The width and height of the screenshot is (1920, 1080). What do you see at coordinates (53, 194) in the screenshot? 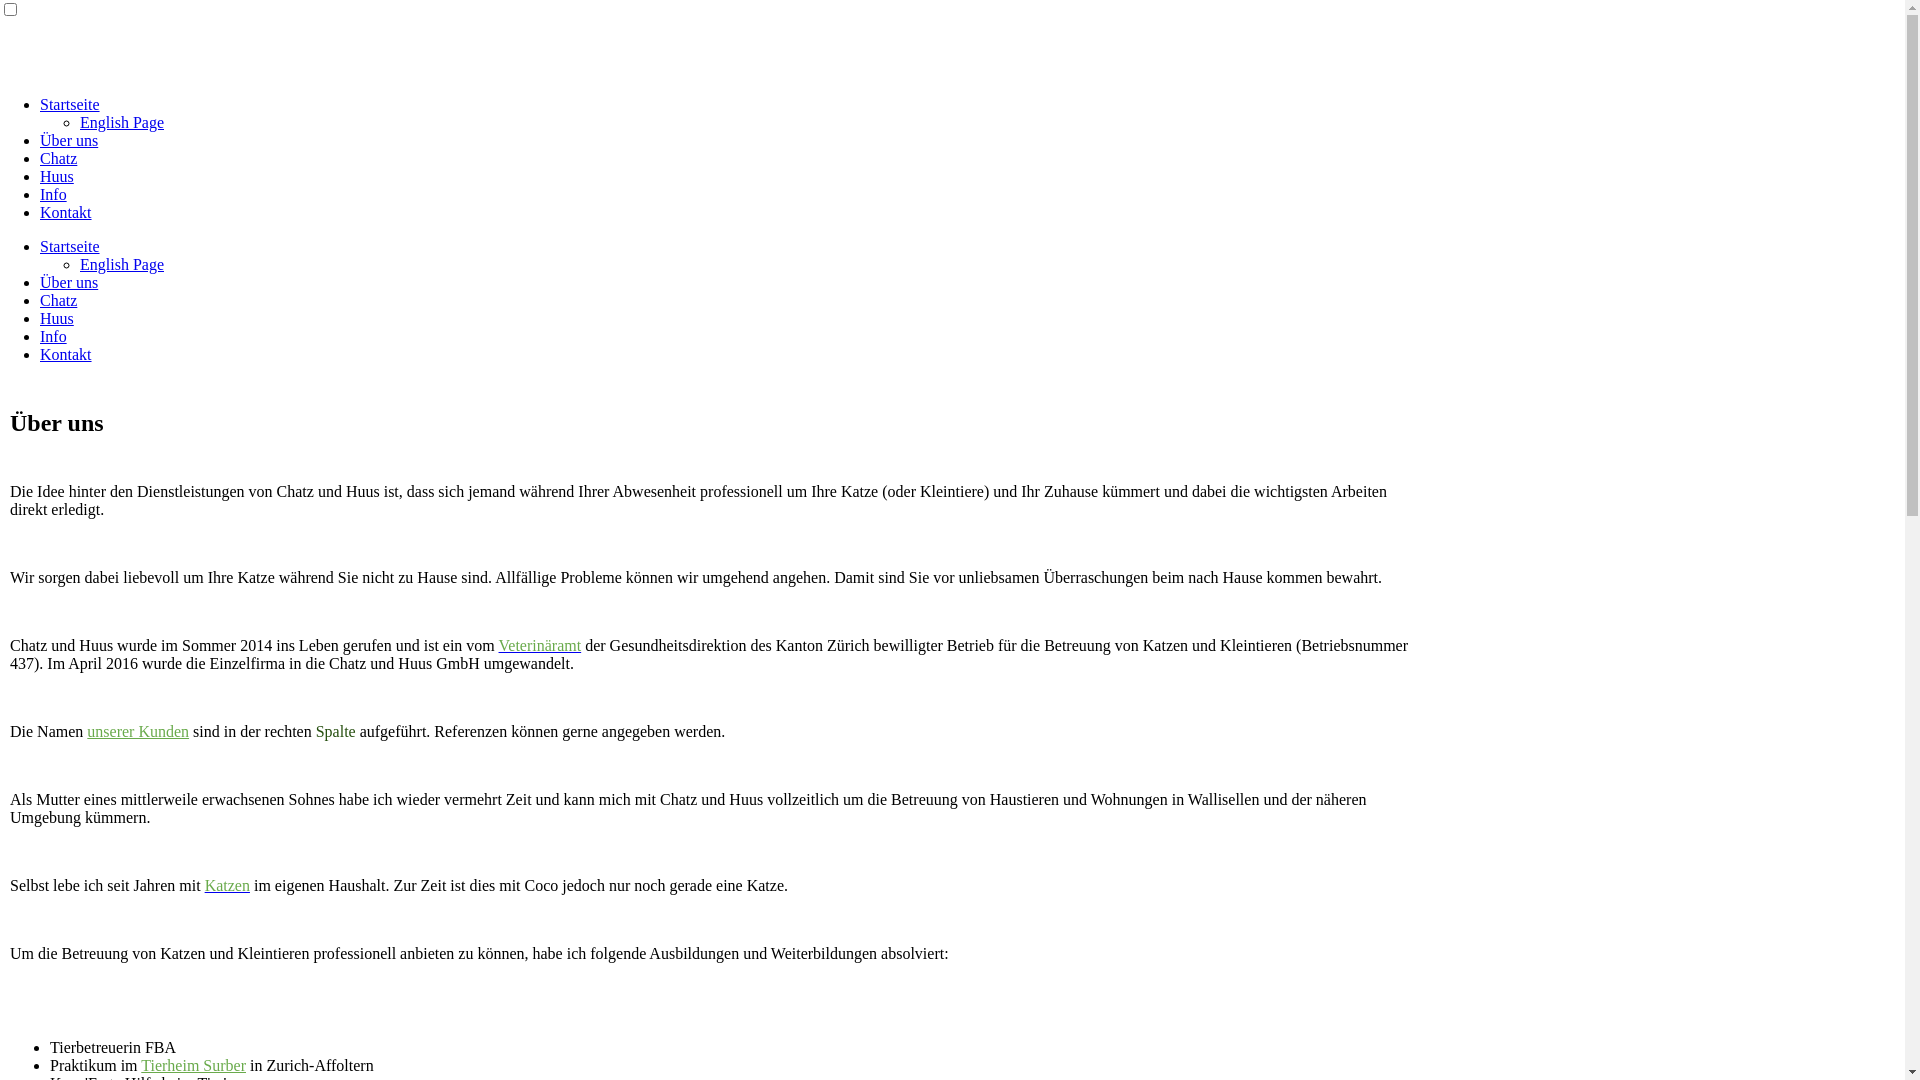
I see `'Info'` at bounding box center [53, 194].